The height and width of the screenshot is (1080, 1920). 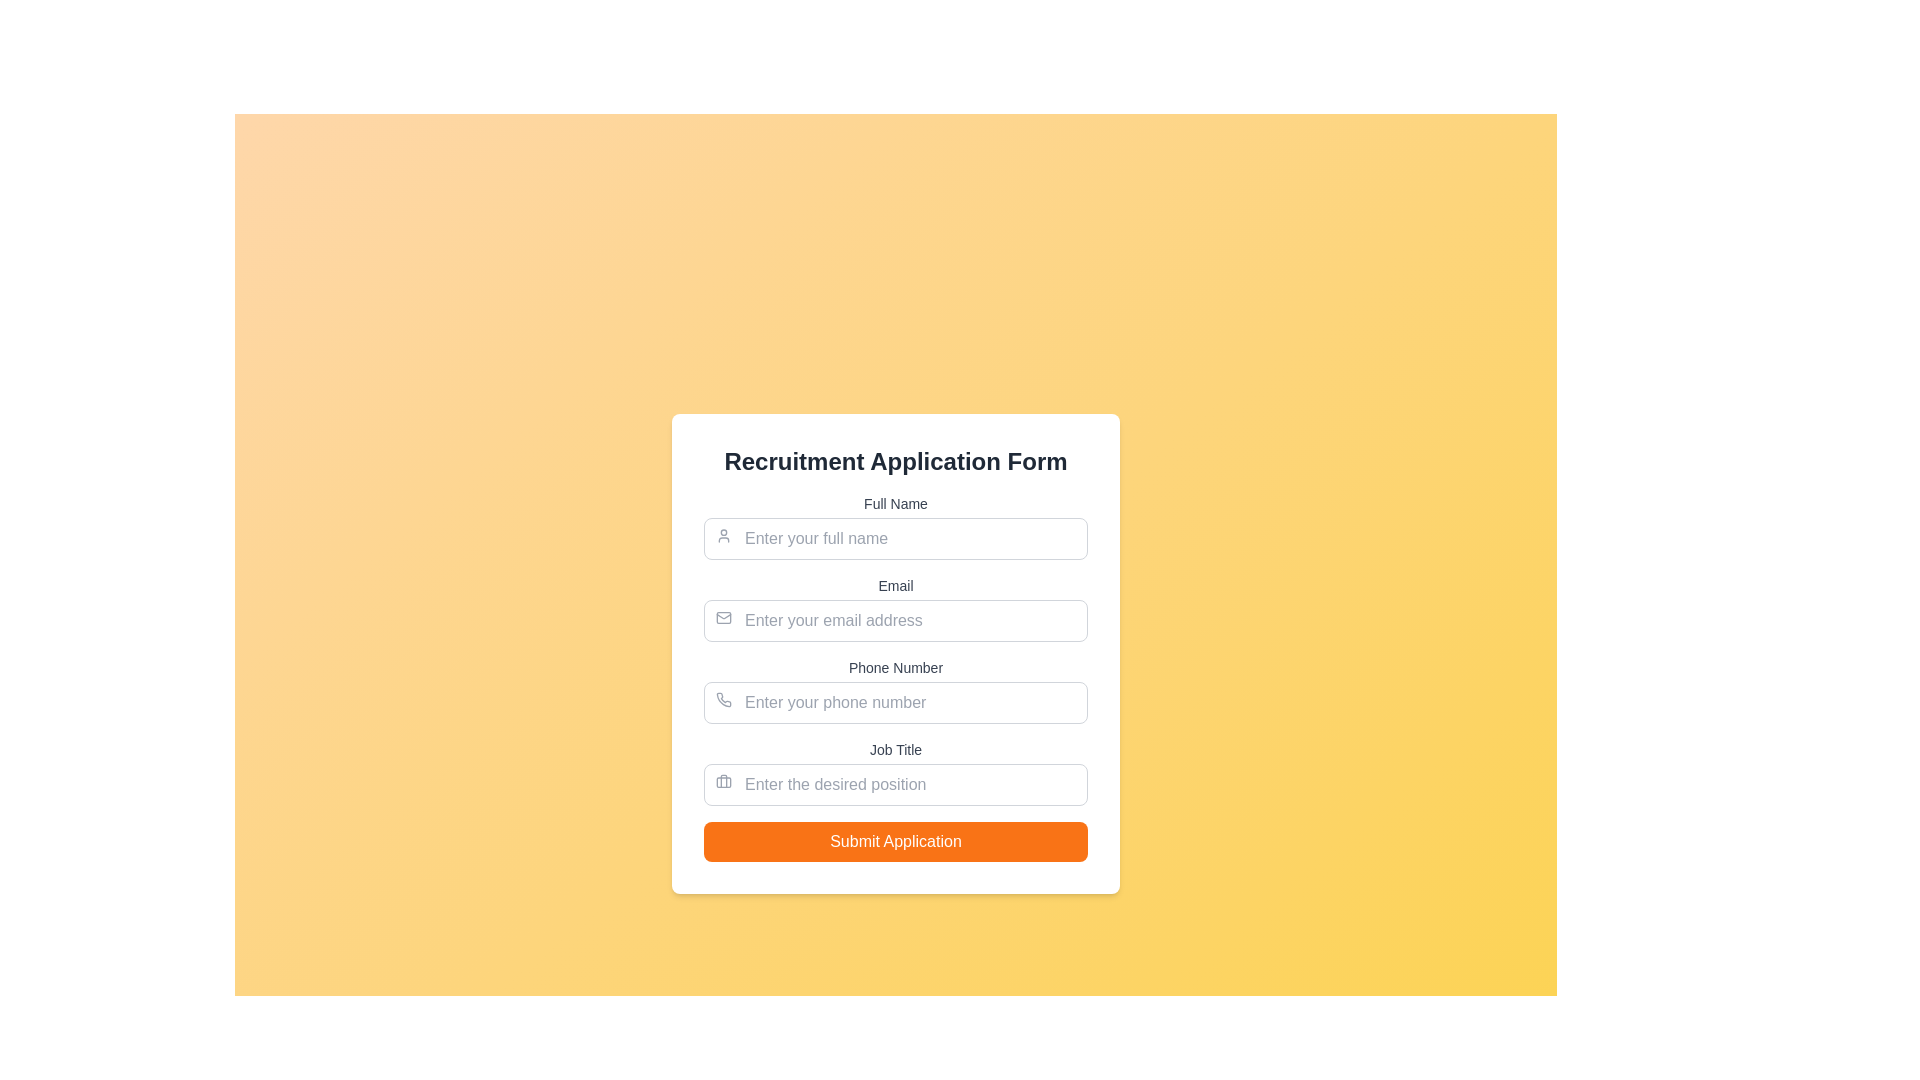 What do you see at coordinates (723, 781) in the screenshot?
I see `the briefcase icon located to the left of the 'Enter the desired position' input field in the 'Job Title' section of the recruitment application form` at bounding box center [723, 781].